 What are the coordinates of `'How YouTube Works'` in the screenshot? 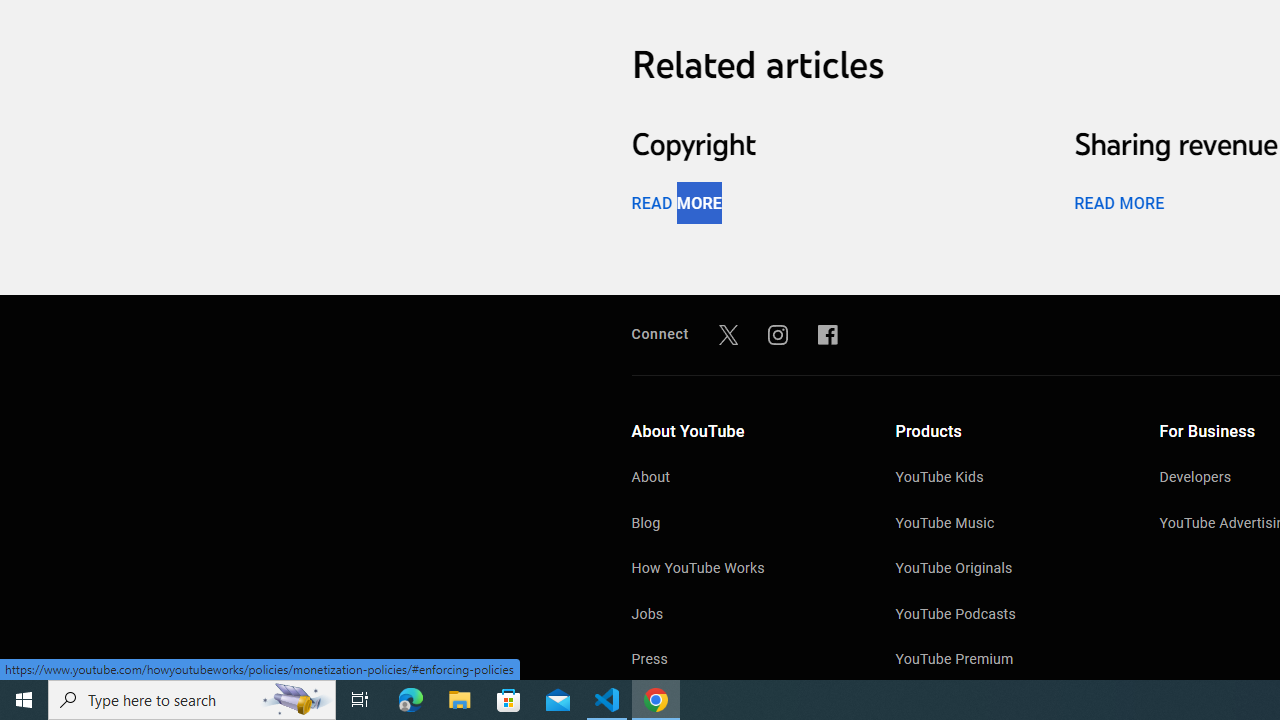 It's located at (742, 570).